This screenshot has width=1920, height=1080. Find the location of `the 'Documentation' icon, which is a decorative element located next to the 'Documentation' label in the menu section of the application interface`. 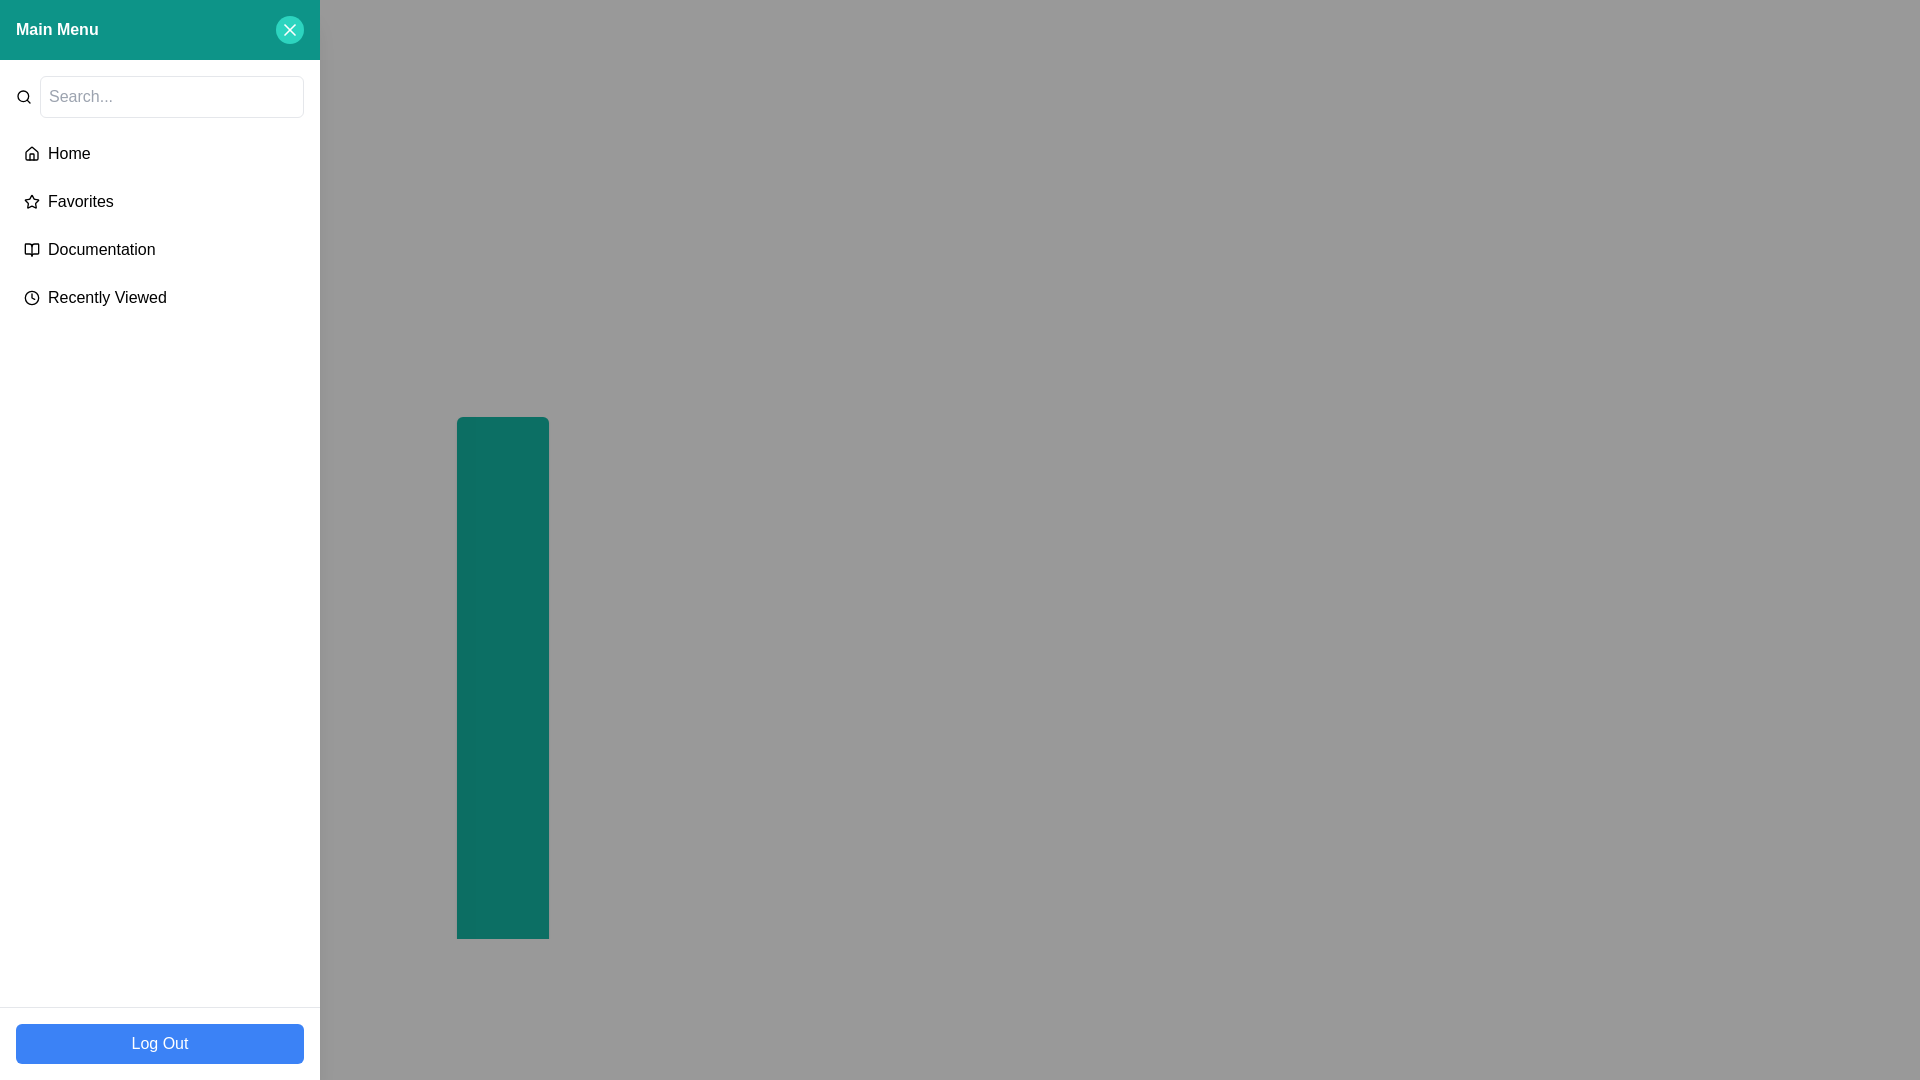

the 'Documentation' icon, which is a decorative element located next to the 'Documentation' label in the menu section of the application interface is located at coordinates (32, 249).